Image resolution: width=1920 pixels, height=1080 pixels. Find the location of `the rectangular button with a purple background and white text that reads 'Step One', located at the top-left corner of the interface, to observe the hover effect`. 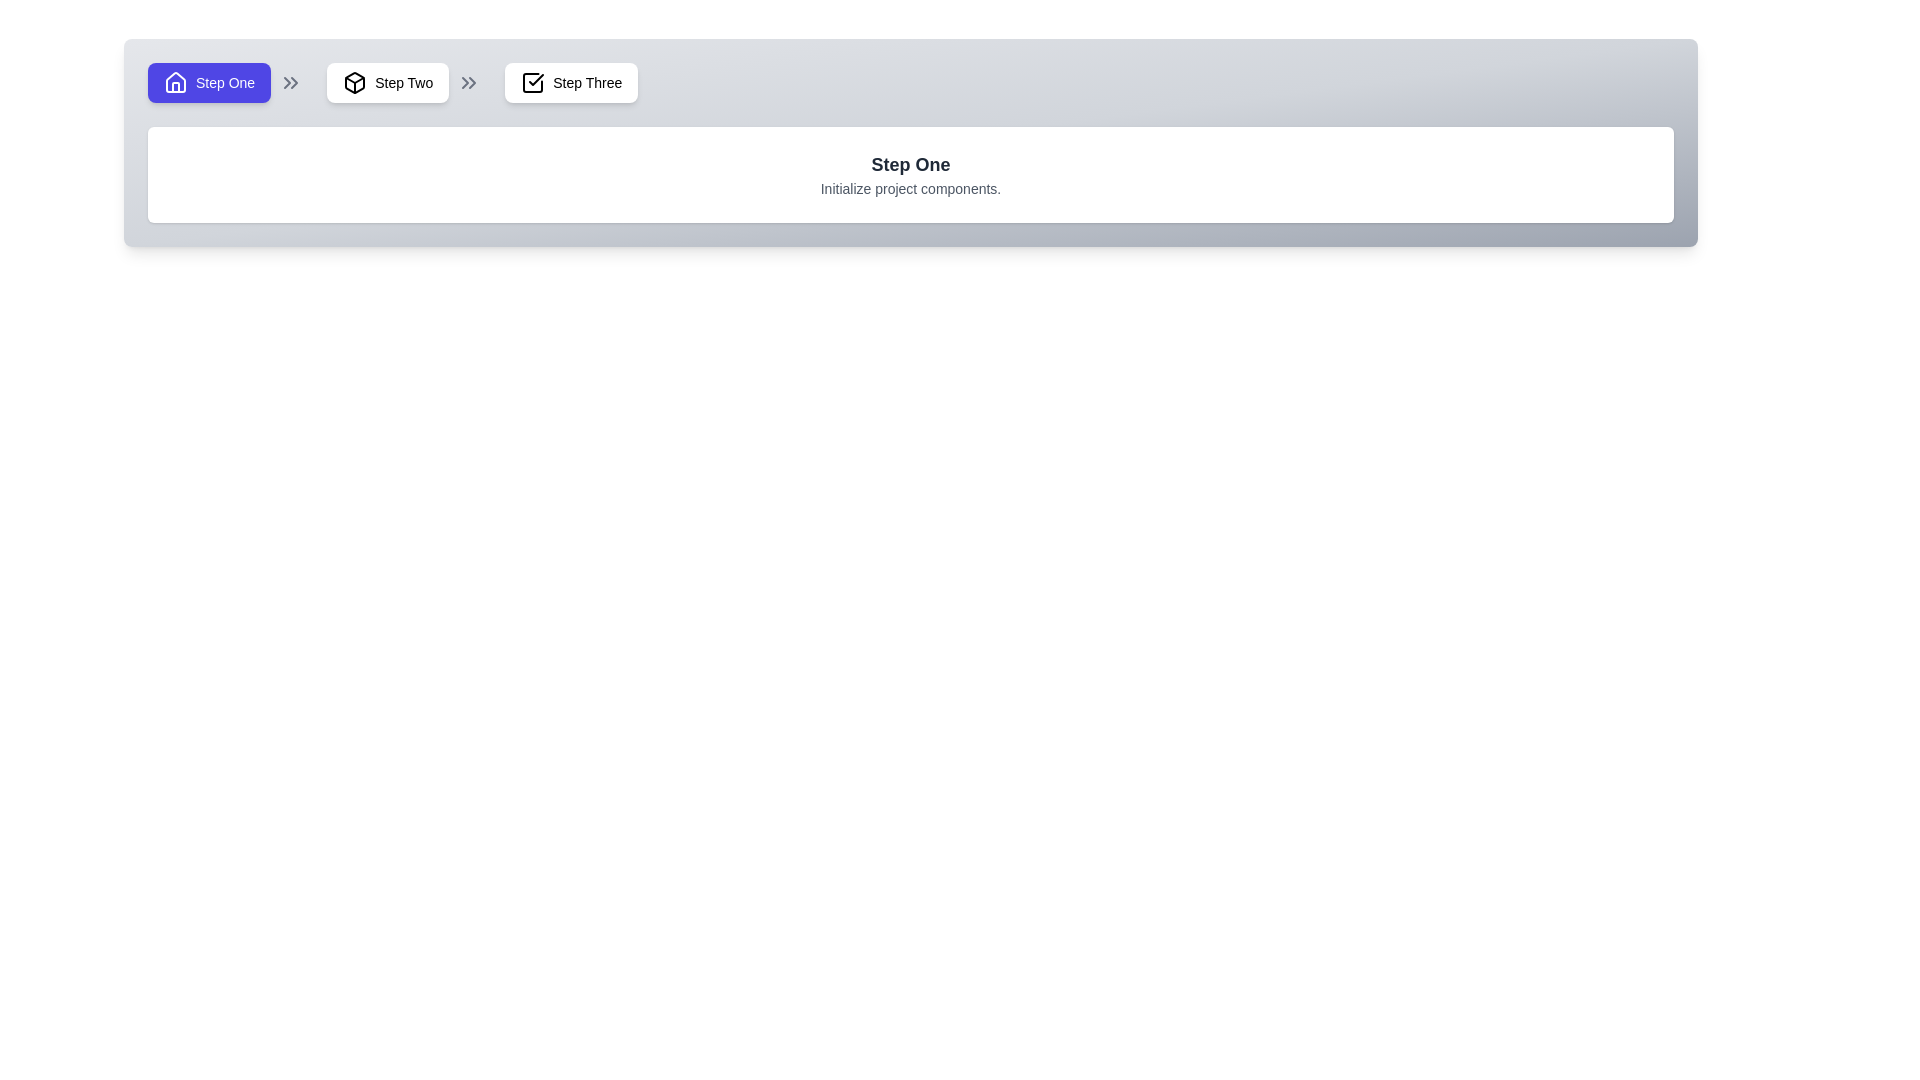

the rectangular button with a purple background and white text that reads 'Step One', located at the top-left corner of the interface, to observe the hover effect is located at coordinates (209, 82).